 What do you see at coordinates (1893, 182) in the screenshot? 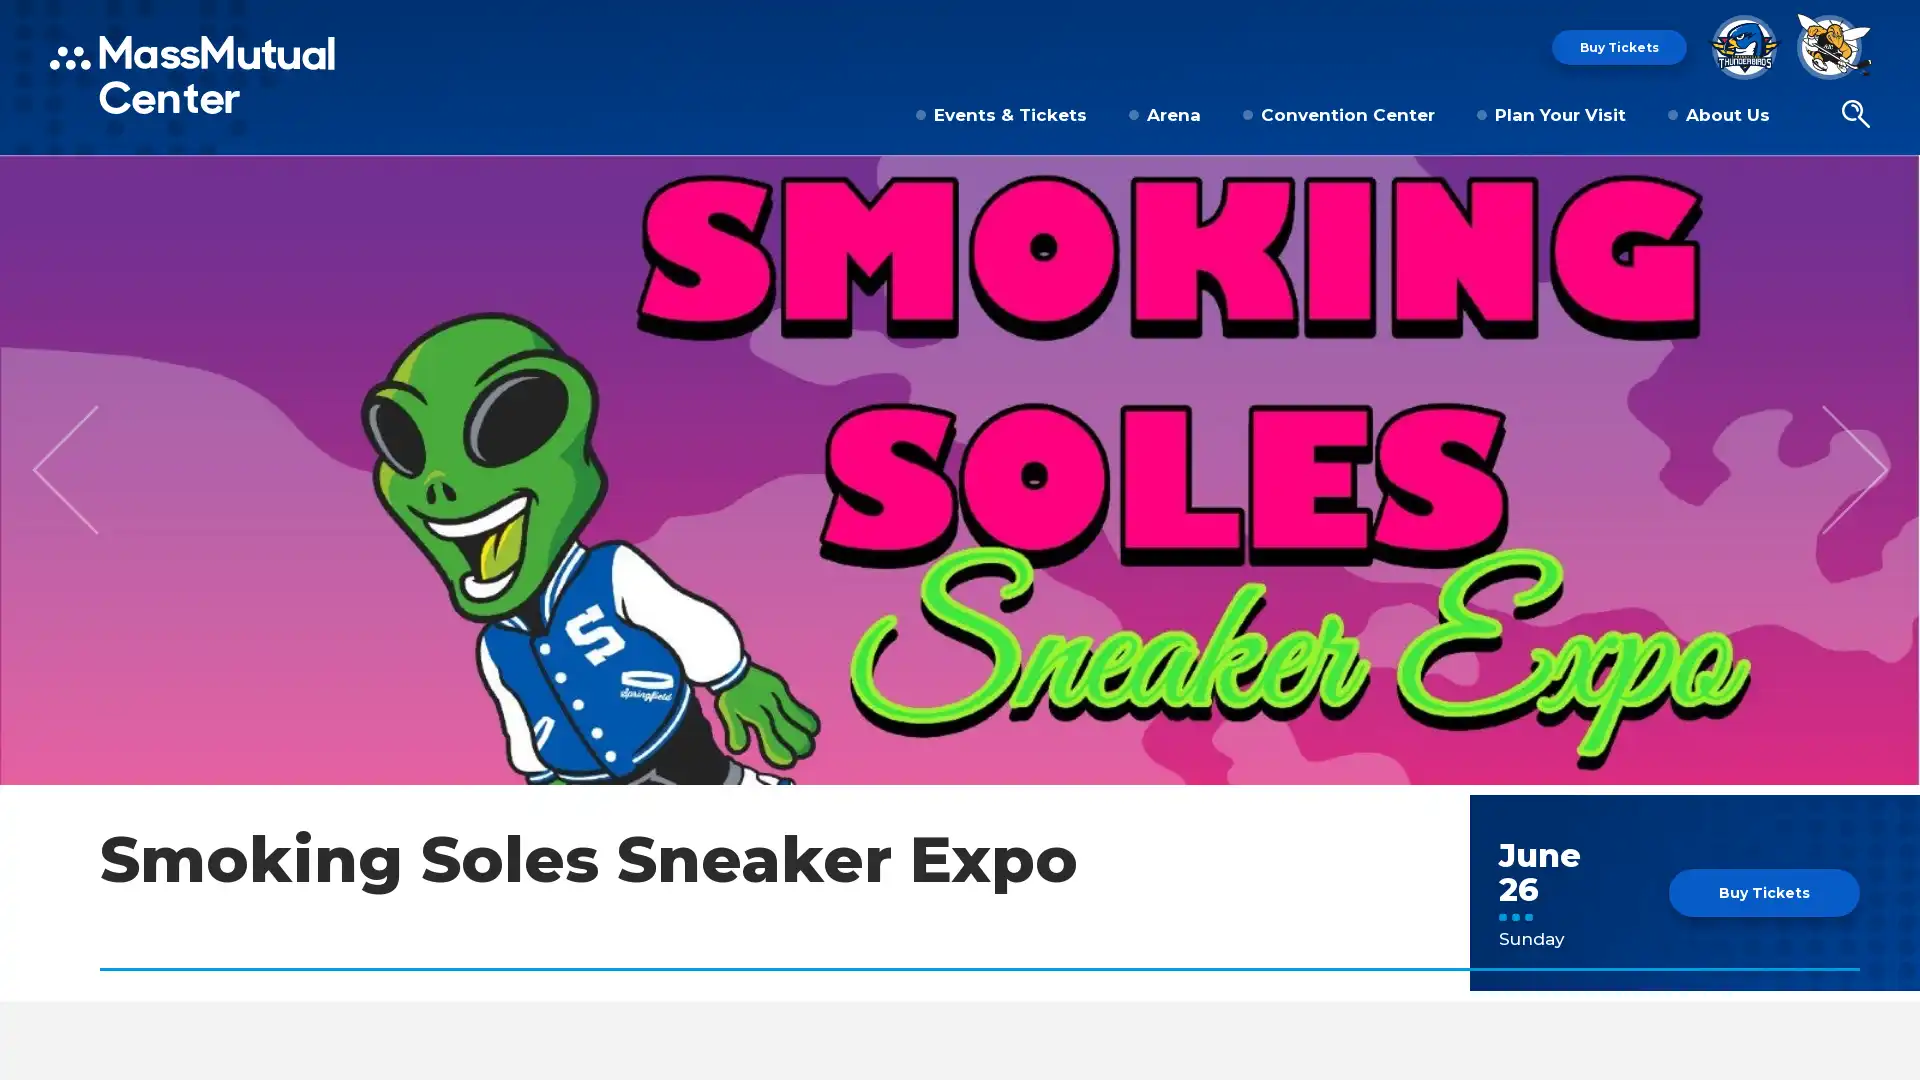
I see `Pause Slideshow` at bounding box center [1893, 182].